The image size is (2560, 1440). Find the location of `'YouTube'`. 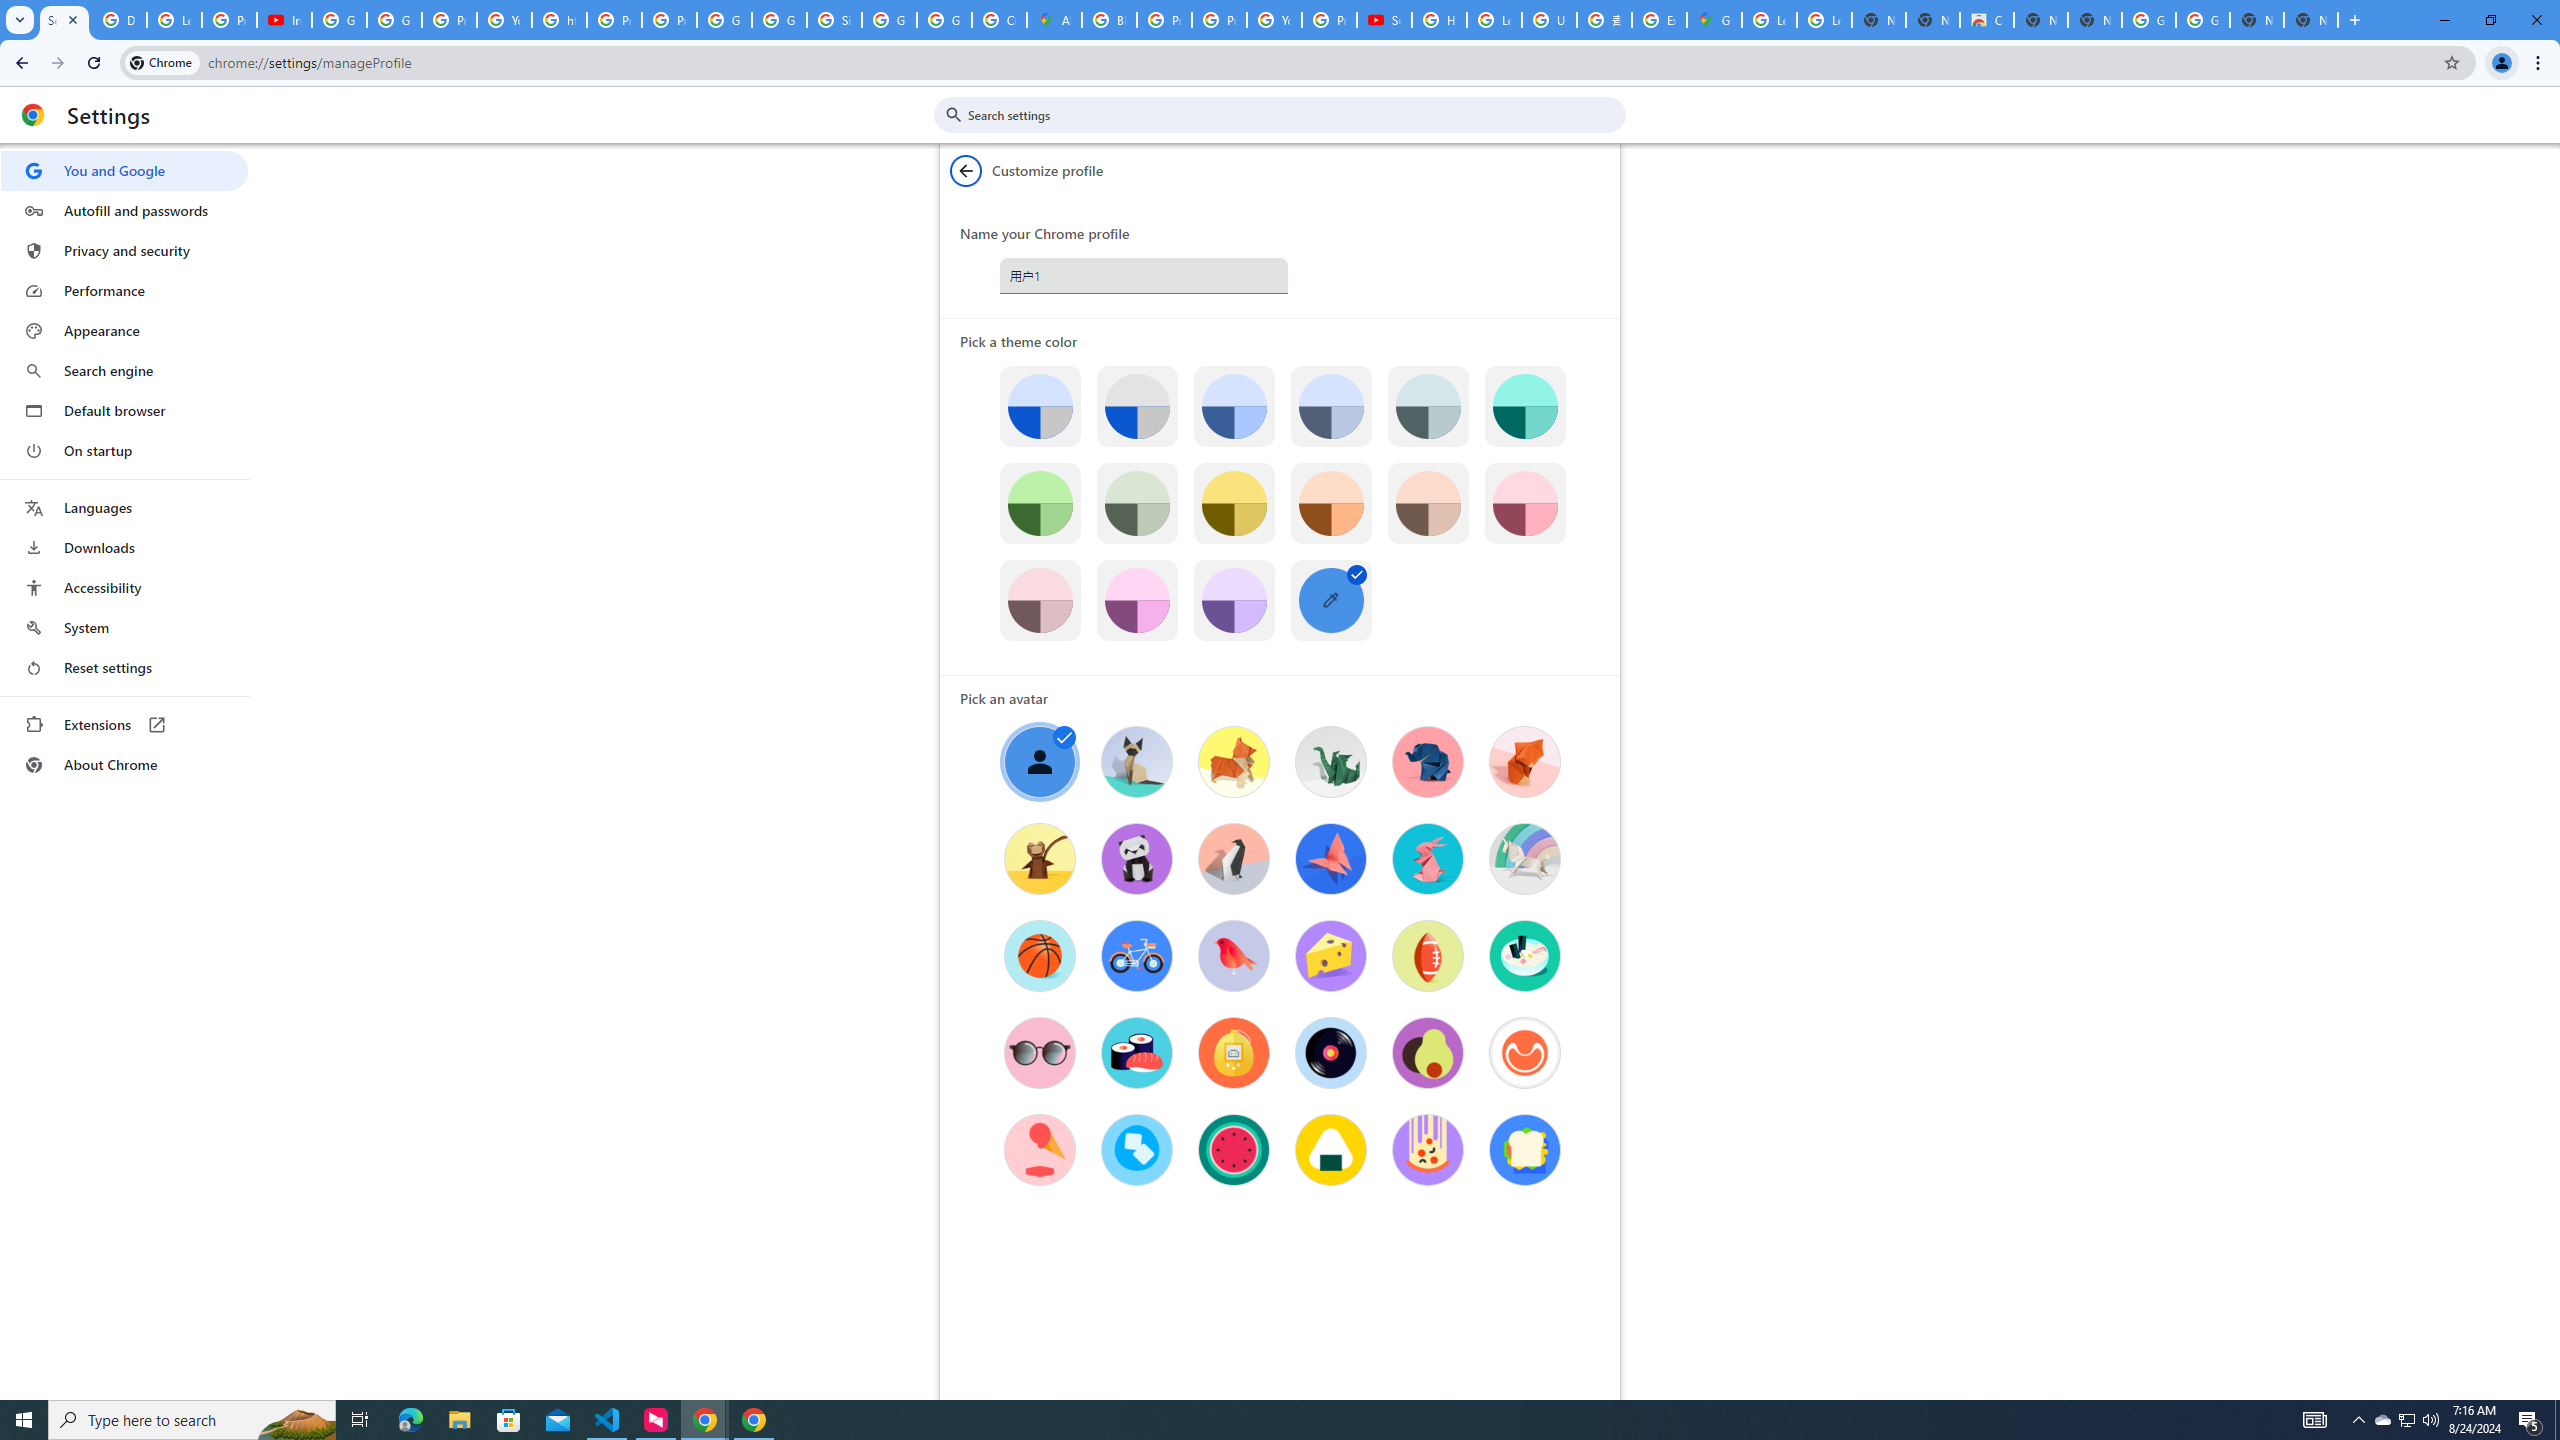

'YouTube' is located at coordinates (1273, 19).